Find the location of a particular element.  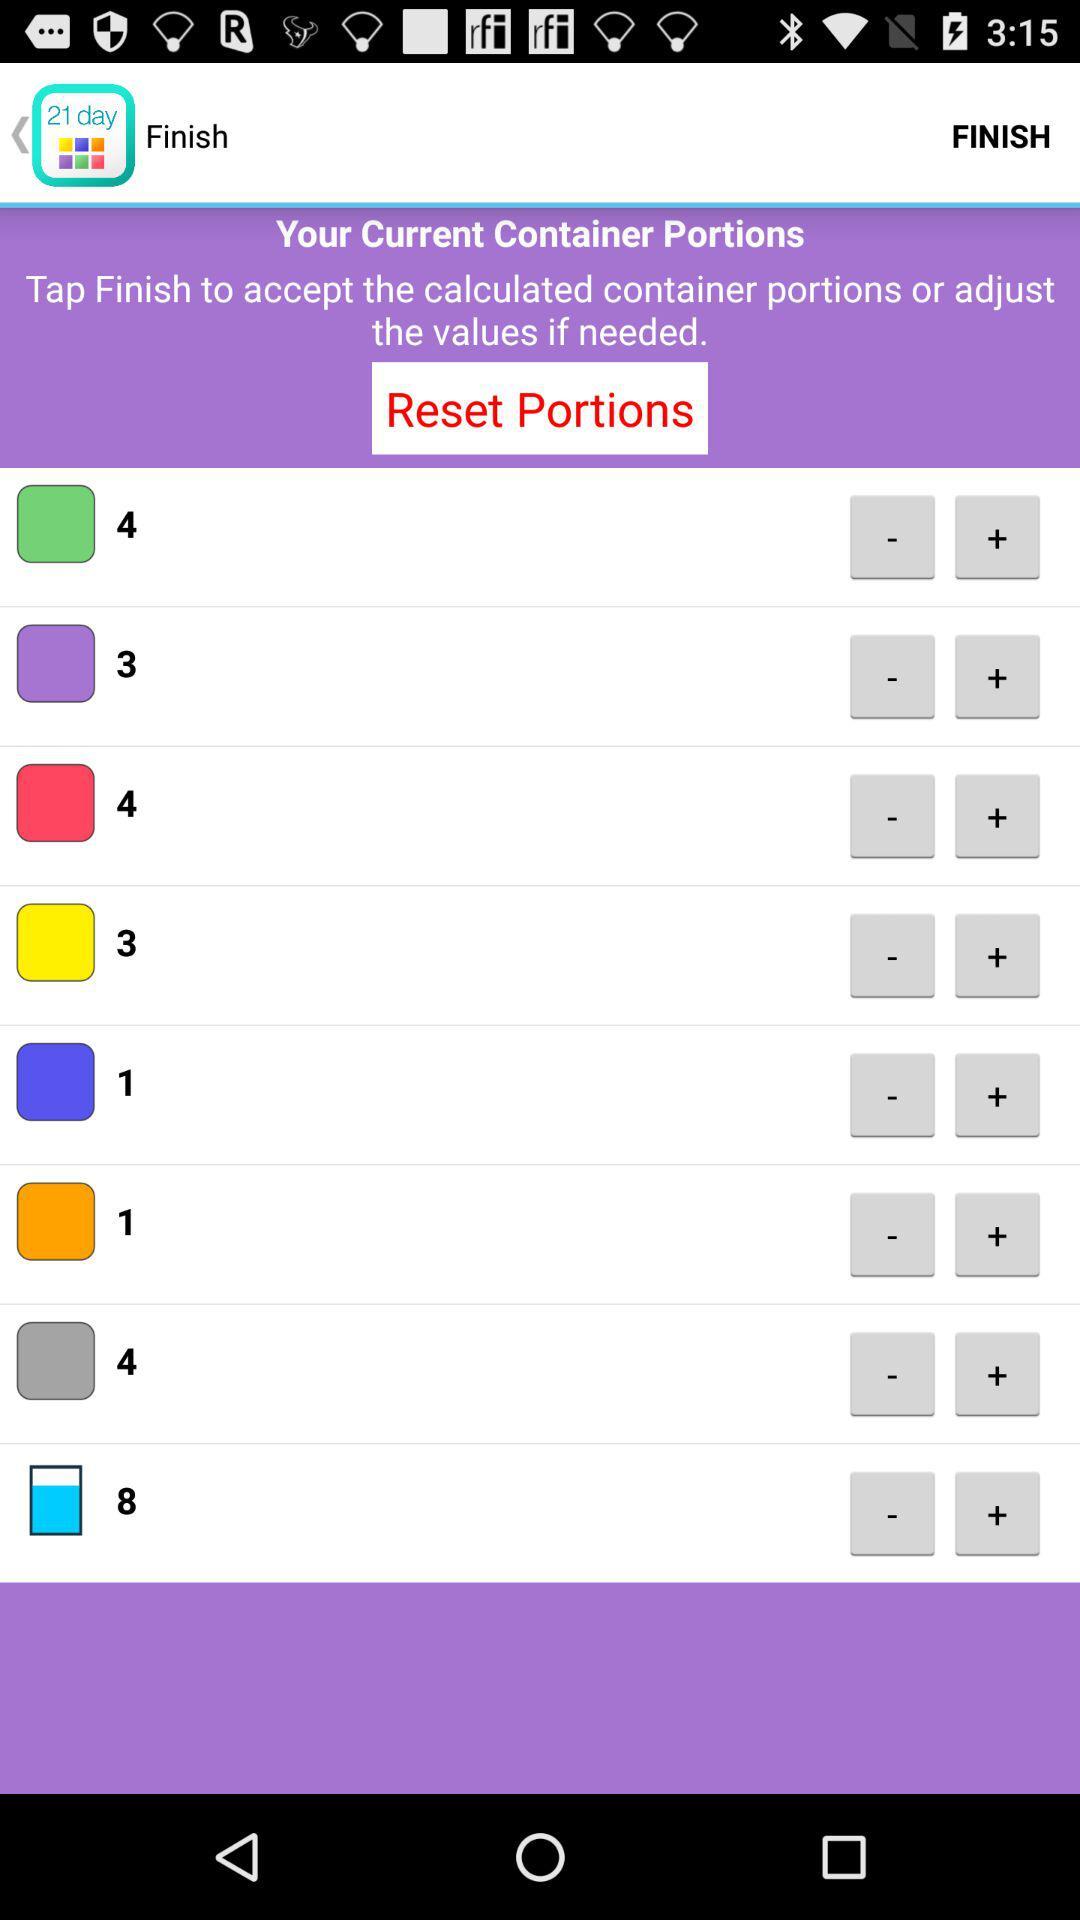

the item next to the 1 item is located at coordinates (891, 1233).